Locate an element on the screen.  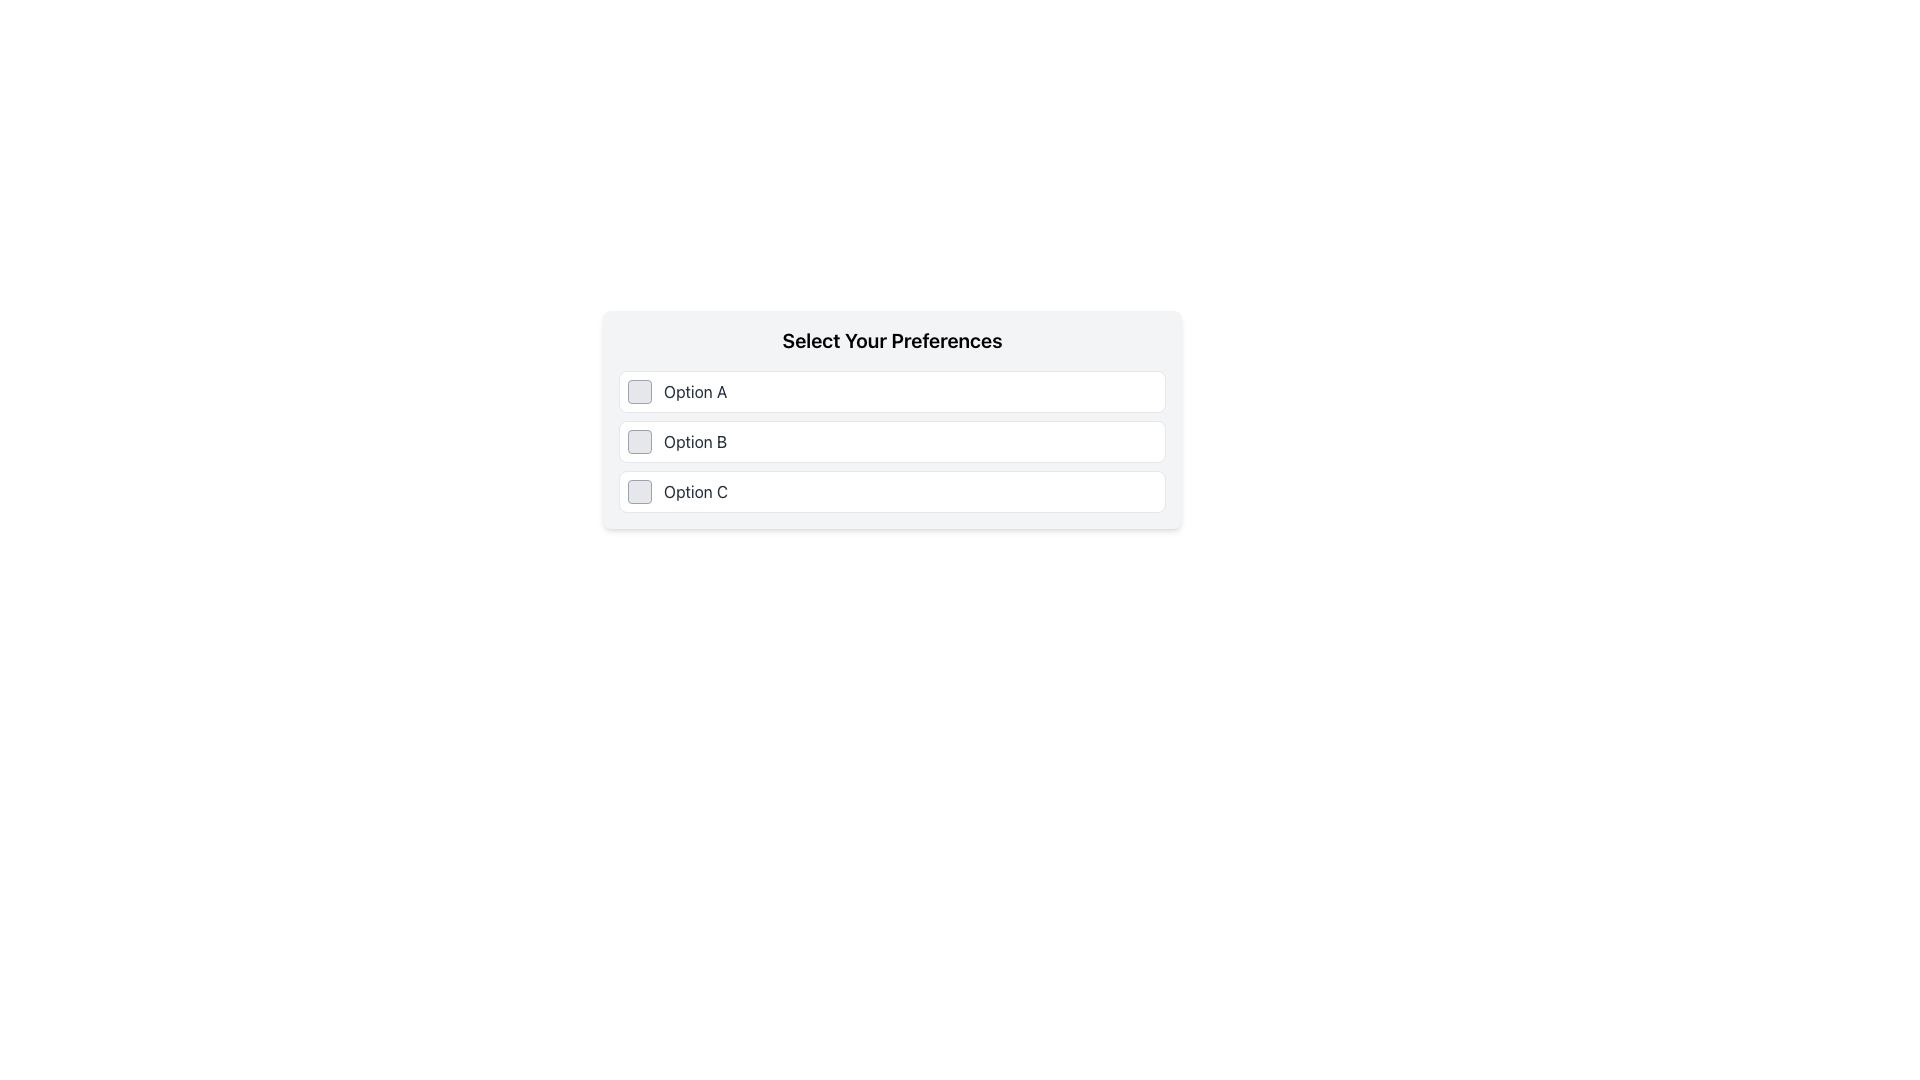
the text label that serves as the label for the first selectable option, which is positioned immediately is located at coordinates (695, 392).